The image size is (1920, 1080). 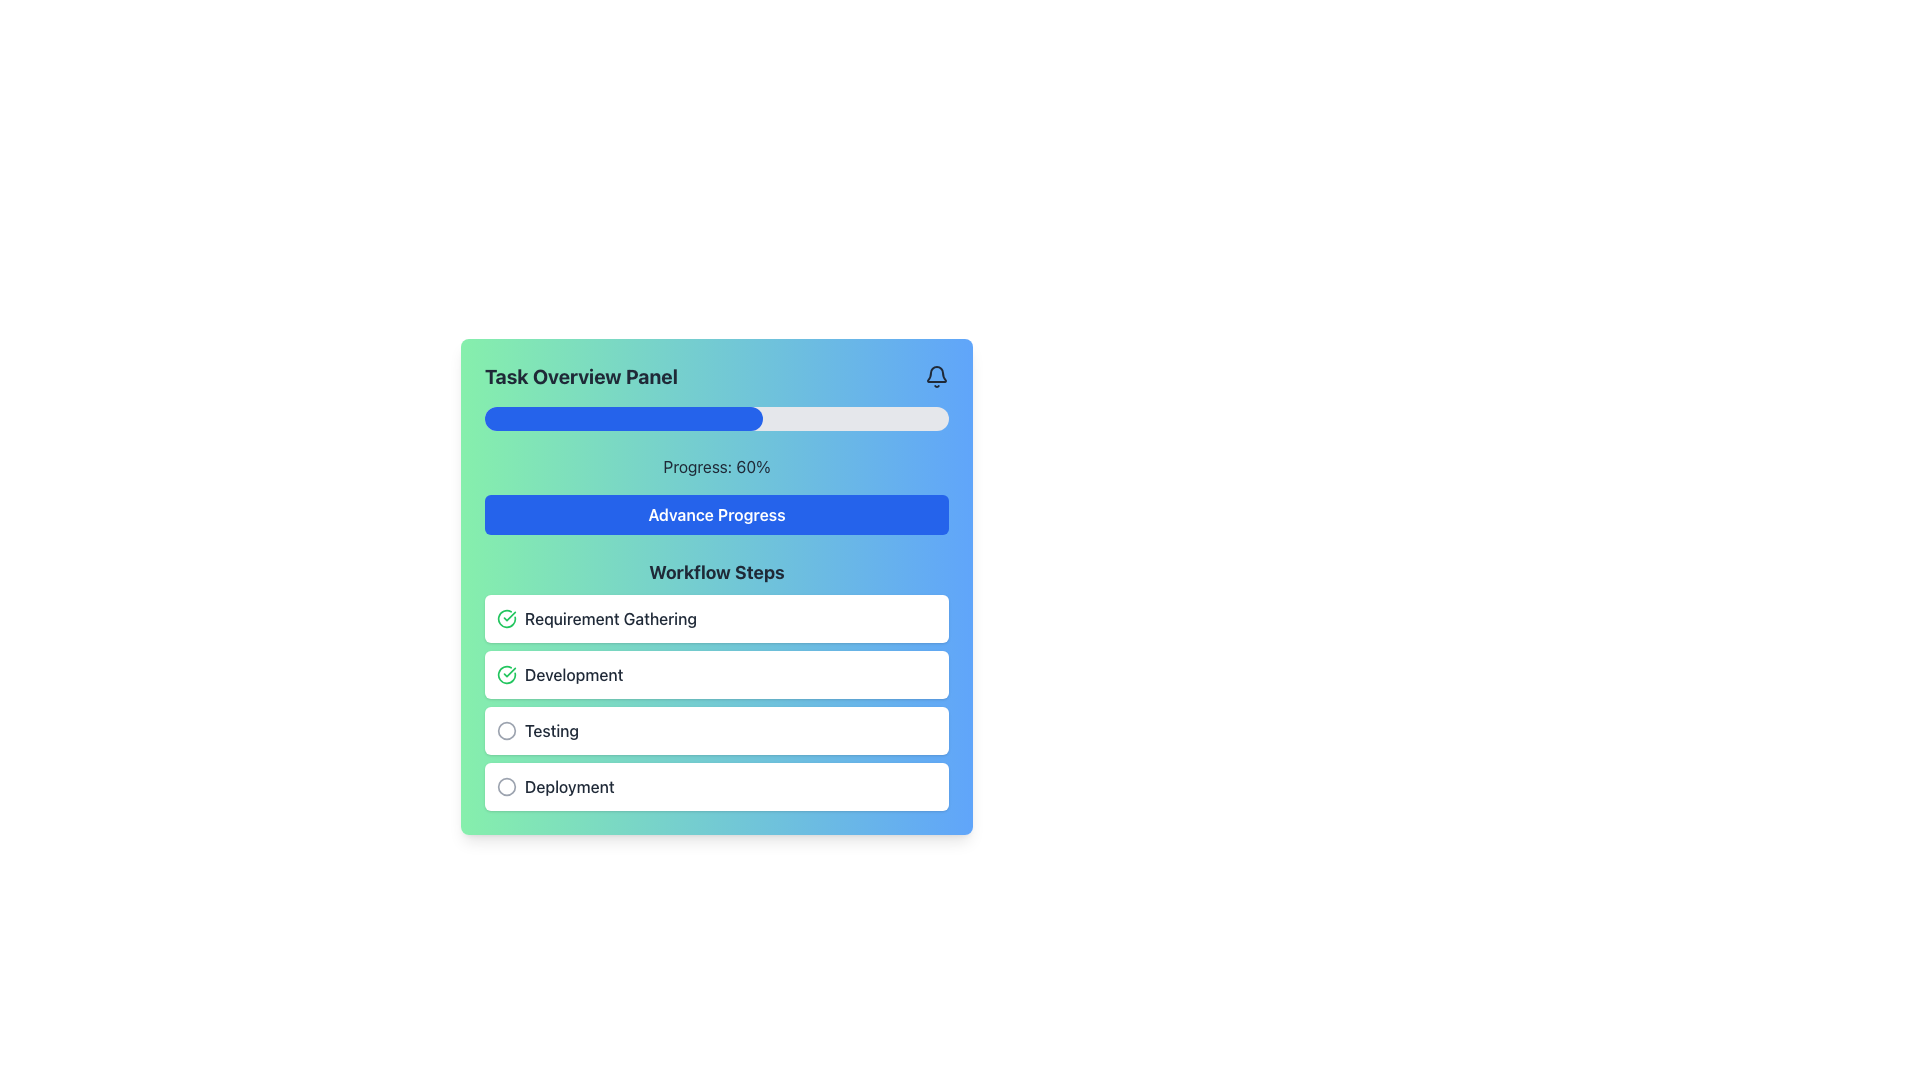 I want to click on the circular checkbox icon located to the left of the text 'Testing' in the 'Workflow Steps' section, so click(x=507, y=731).